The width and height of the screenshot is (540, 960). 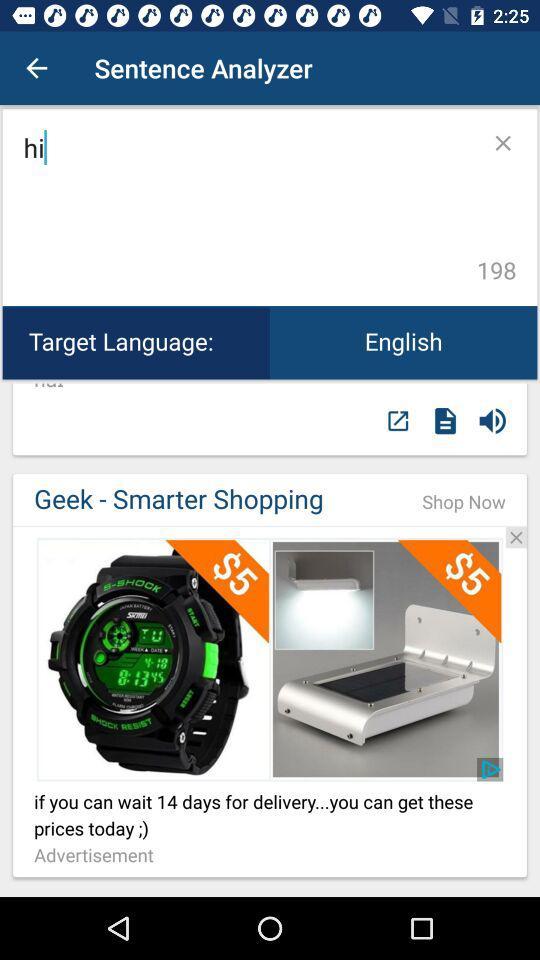 I want to click on english item, so click(x=403, y=342).